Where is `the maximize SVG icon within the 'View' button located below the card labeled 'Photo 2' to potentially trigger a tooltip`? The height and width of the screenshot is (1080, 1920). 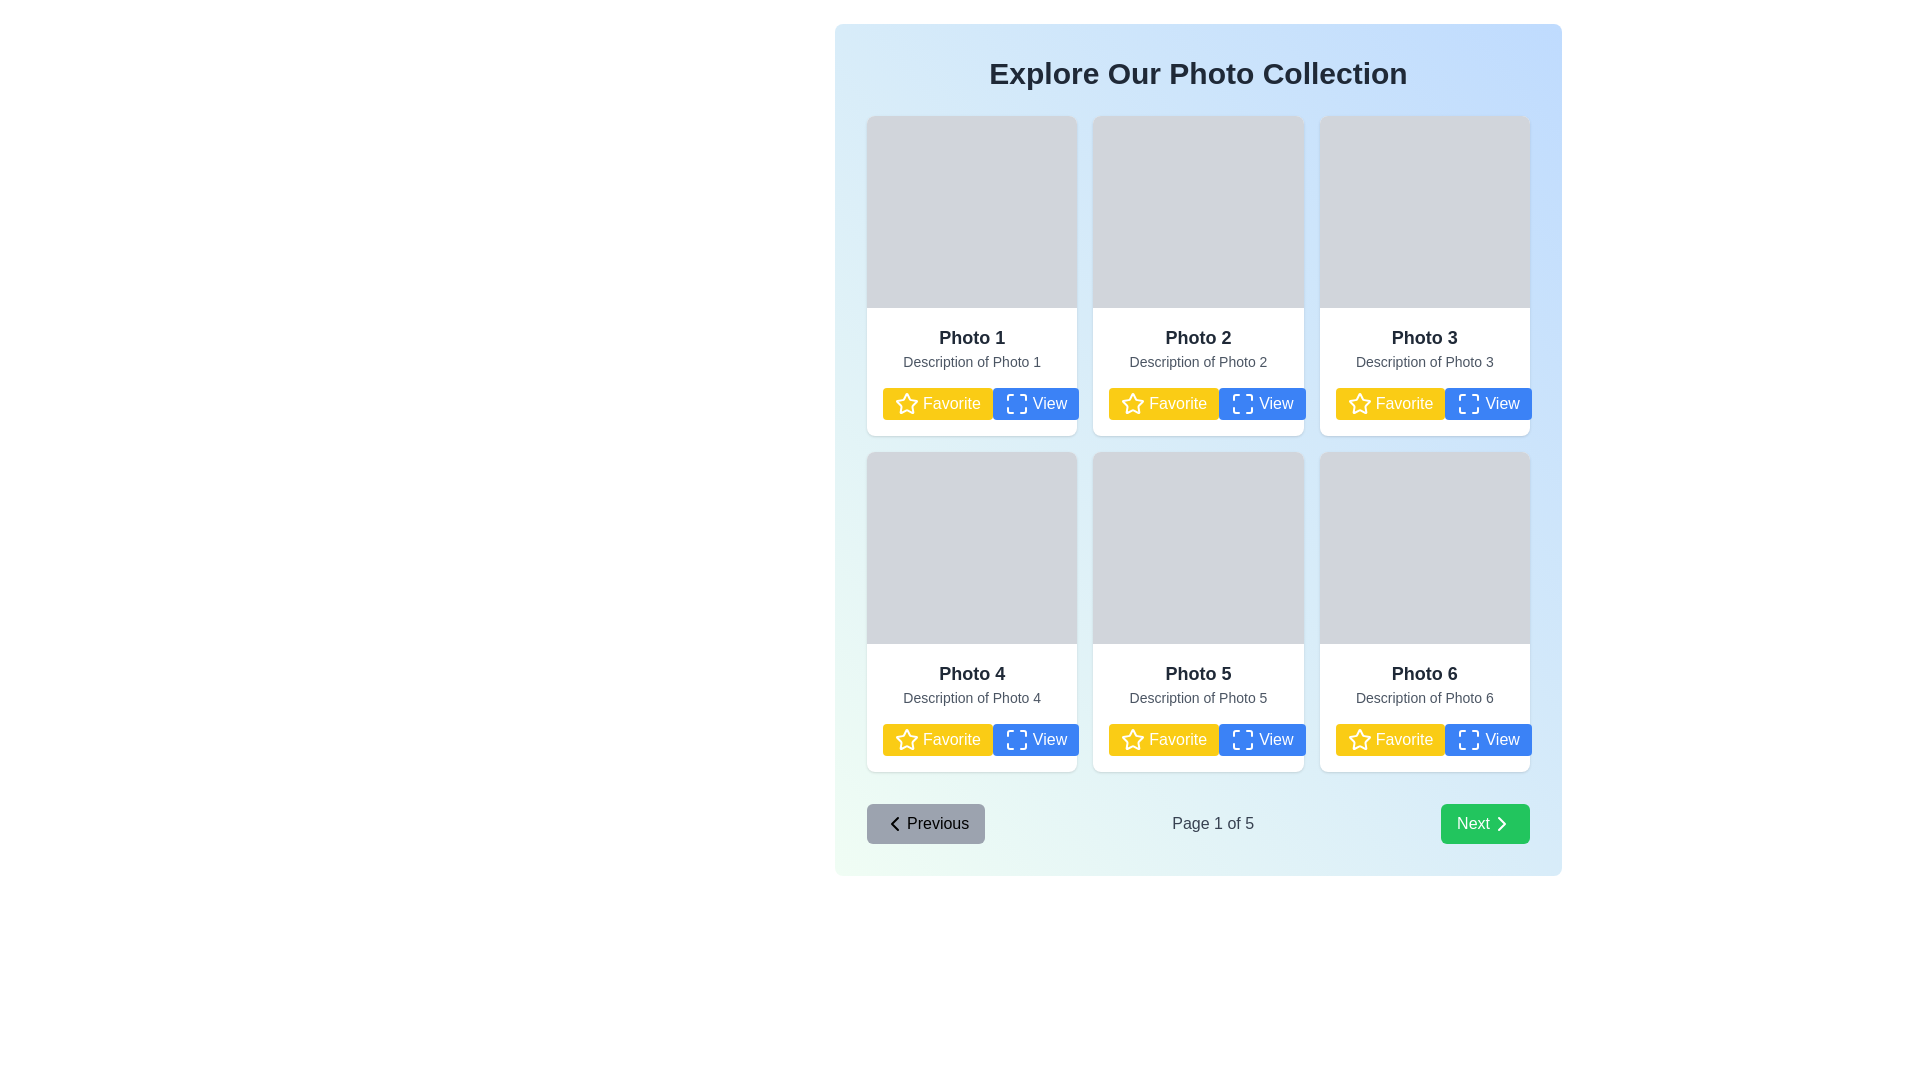 the maximize SVG icon within the 'View' button located below the card labeled 'Photo 2' to potentially trigger a tooltip is located at coordinates (1242, 404).